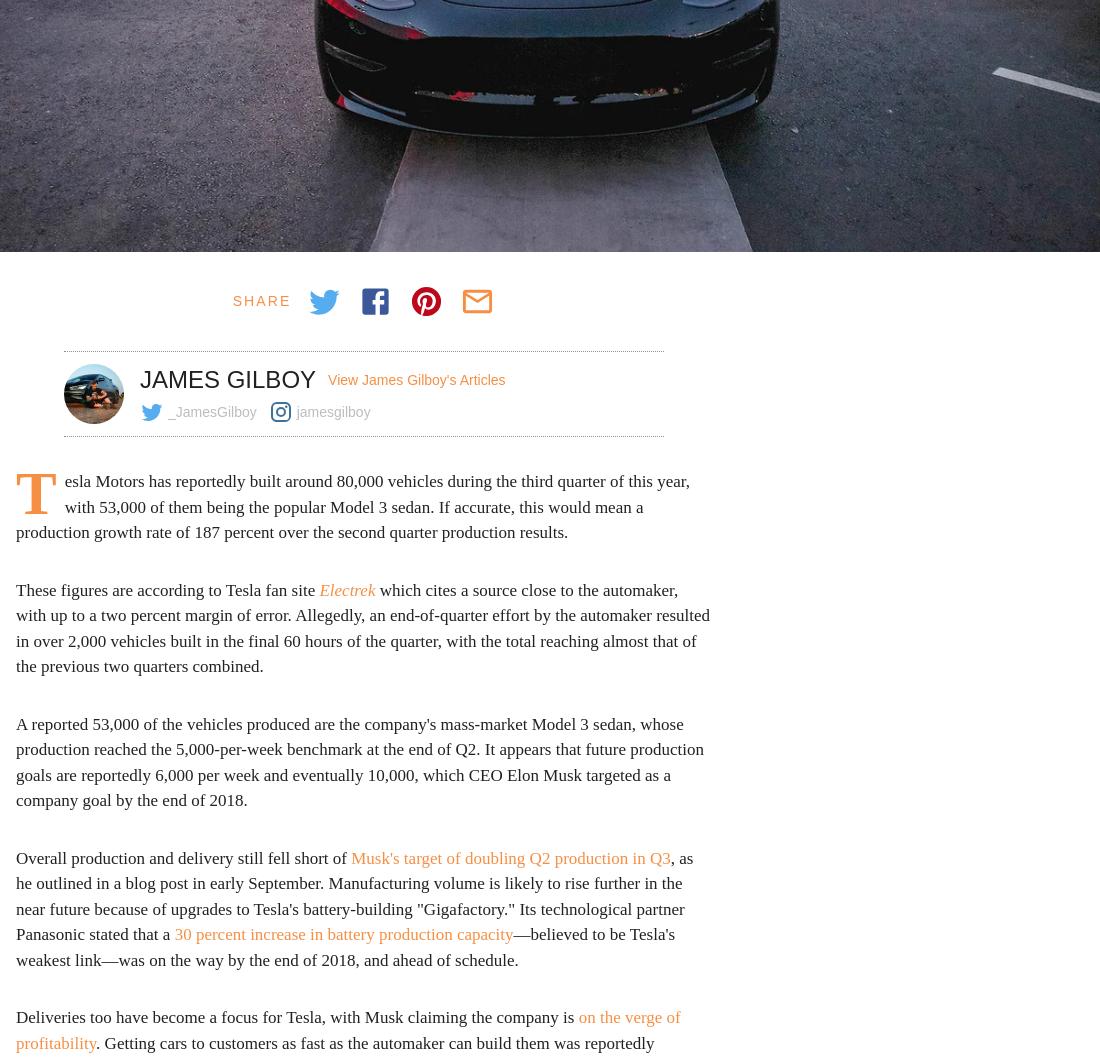 This screenshot has width=1100, height=1059. What do you see at coordinates (173, 934) in the screenshot?
I see `'30 percent increase in battery production capacity'` at bounding box center [173, 934].